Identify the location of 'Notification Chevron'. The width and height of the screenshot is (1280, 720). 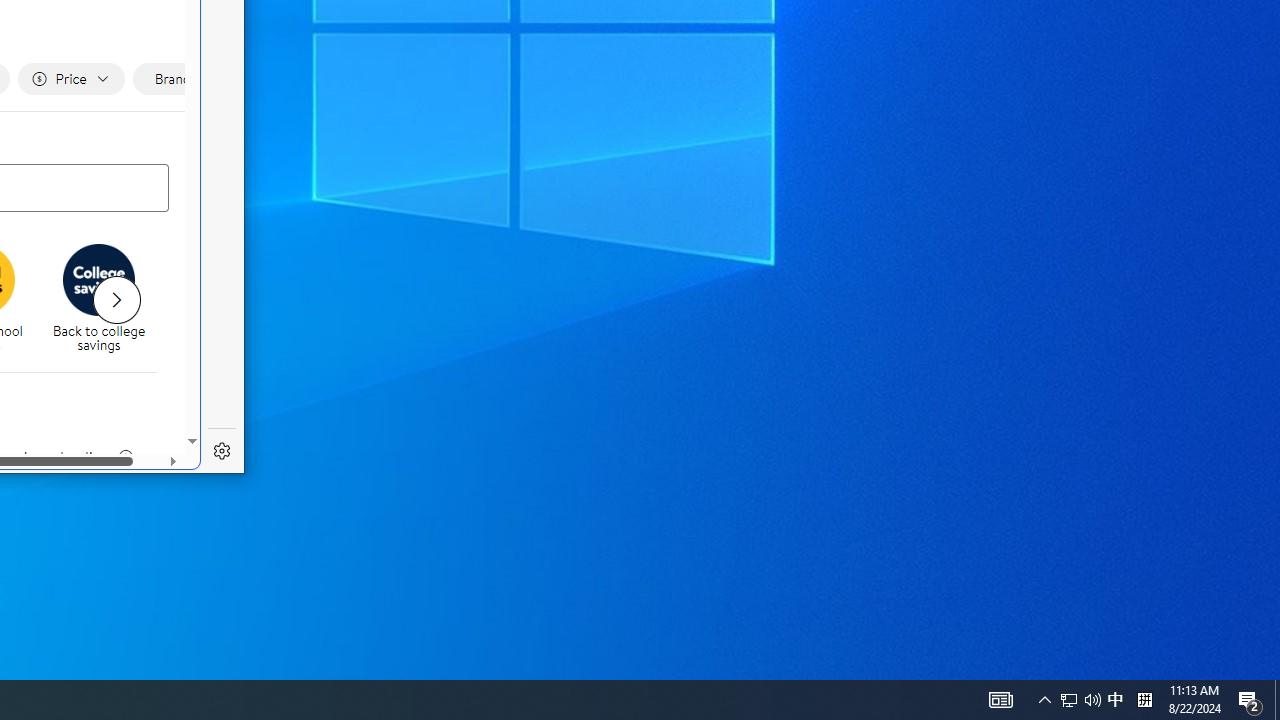
(1044, 698).